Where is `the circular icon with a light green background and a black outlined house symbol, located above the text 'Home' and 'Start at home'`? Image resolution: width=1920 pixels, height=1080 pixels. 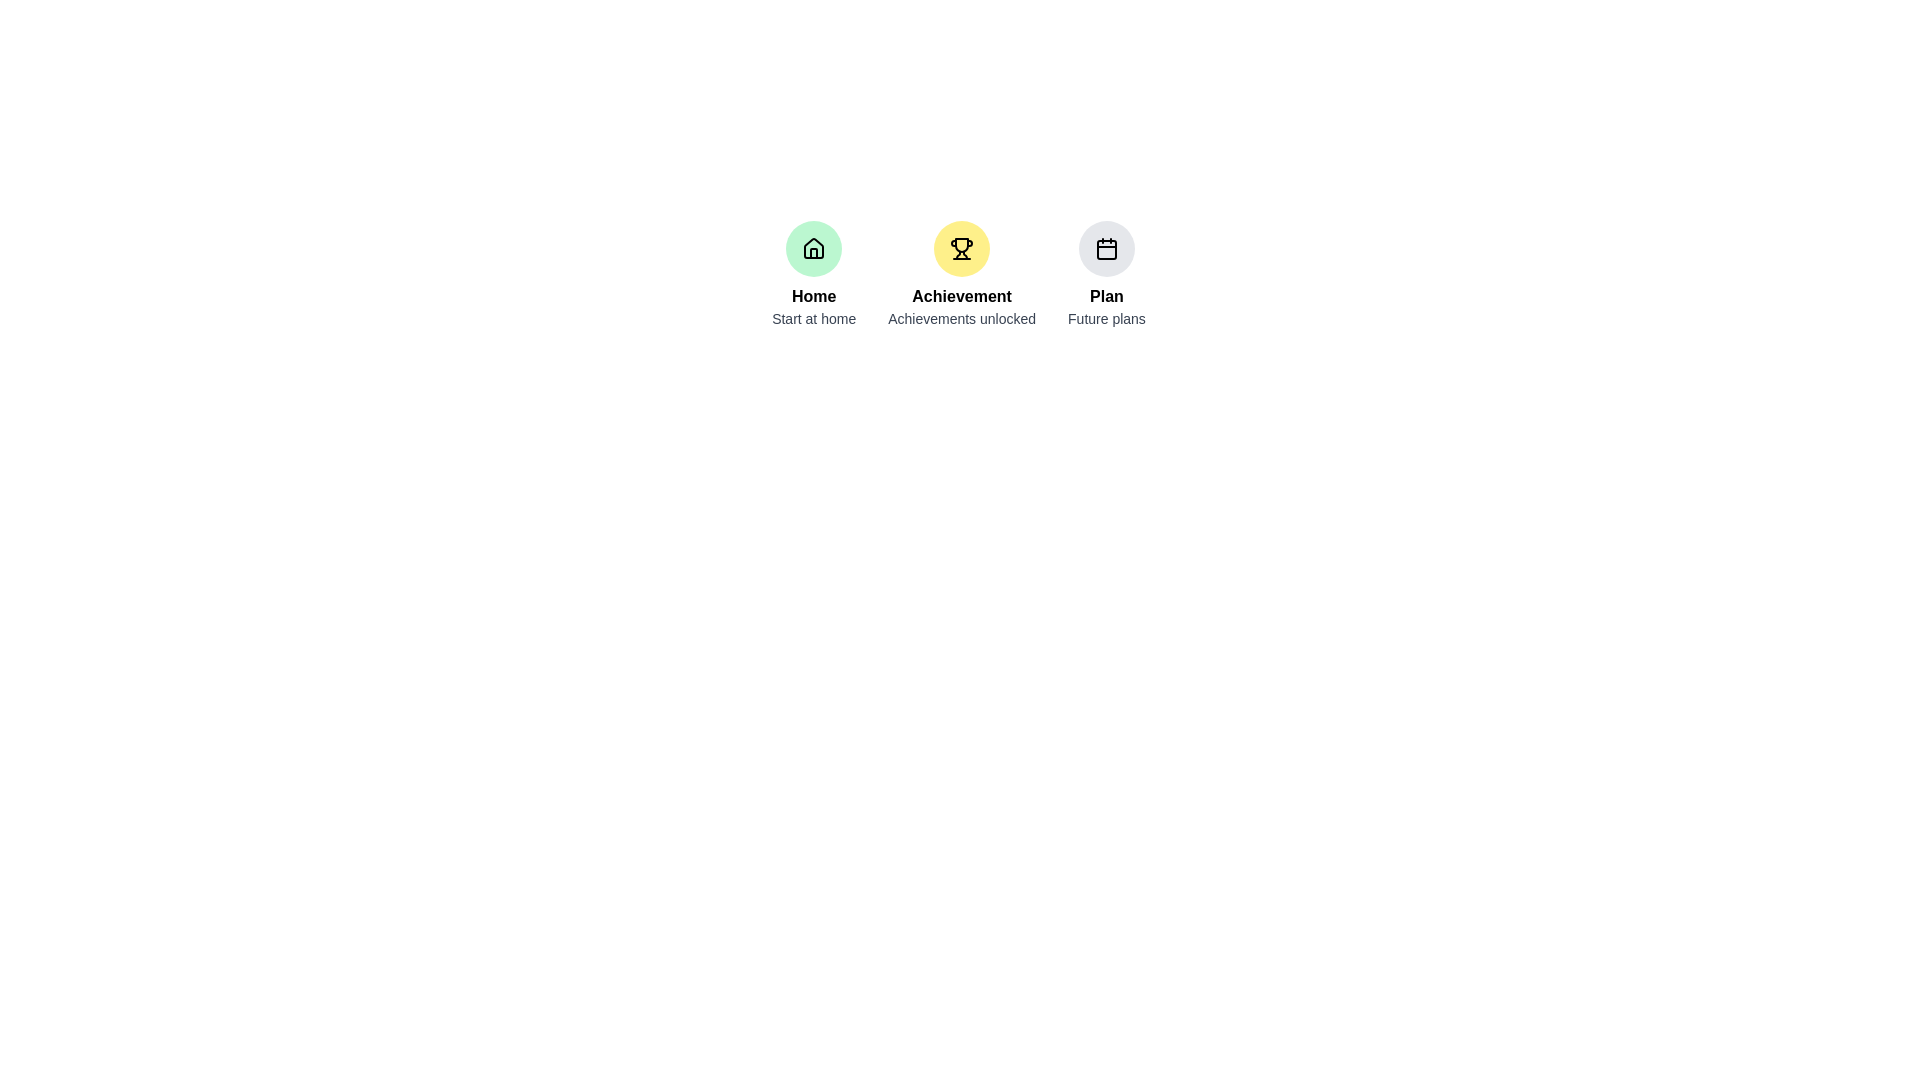
the circular icon with a light green background and a black outlined house symbol, located above the text 'Home' and 'Start at home' is located at coordinates (814, 248).